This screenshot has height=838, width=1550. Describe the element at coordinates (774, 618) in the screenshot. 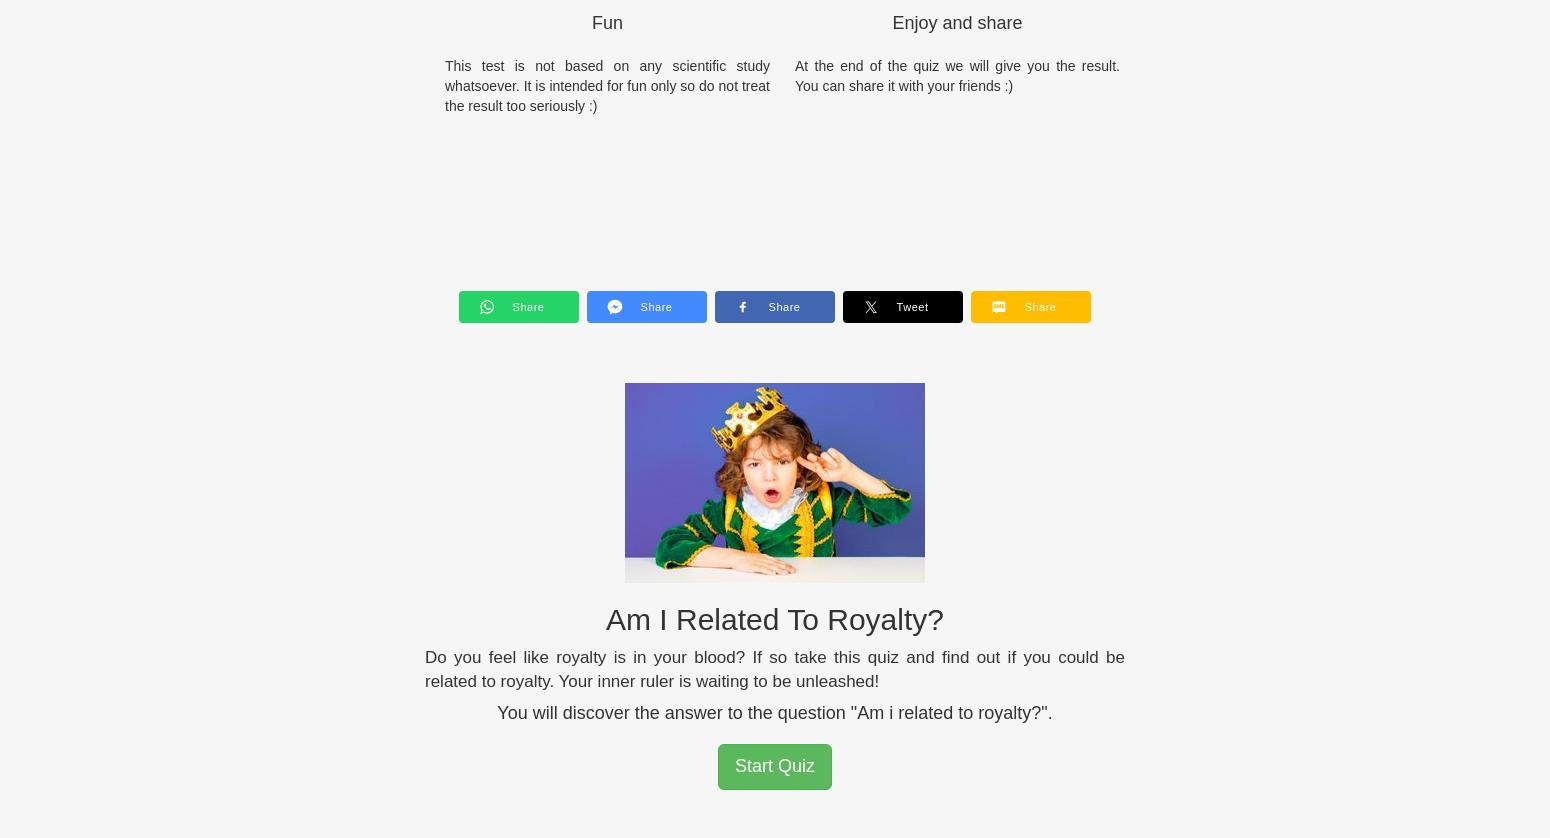

I see `'Am I Related To Royalty?'` at that location.